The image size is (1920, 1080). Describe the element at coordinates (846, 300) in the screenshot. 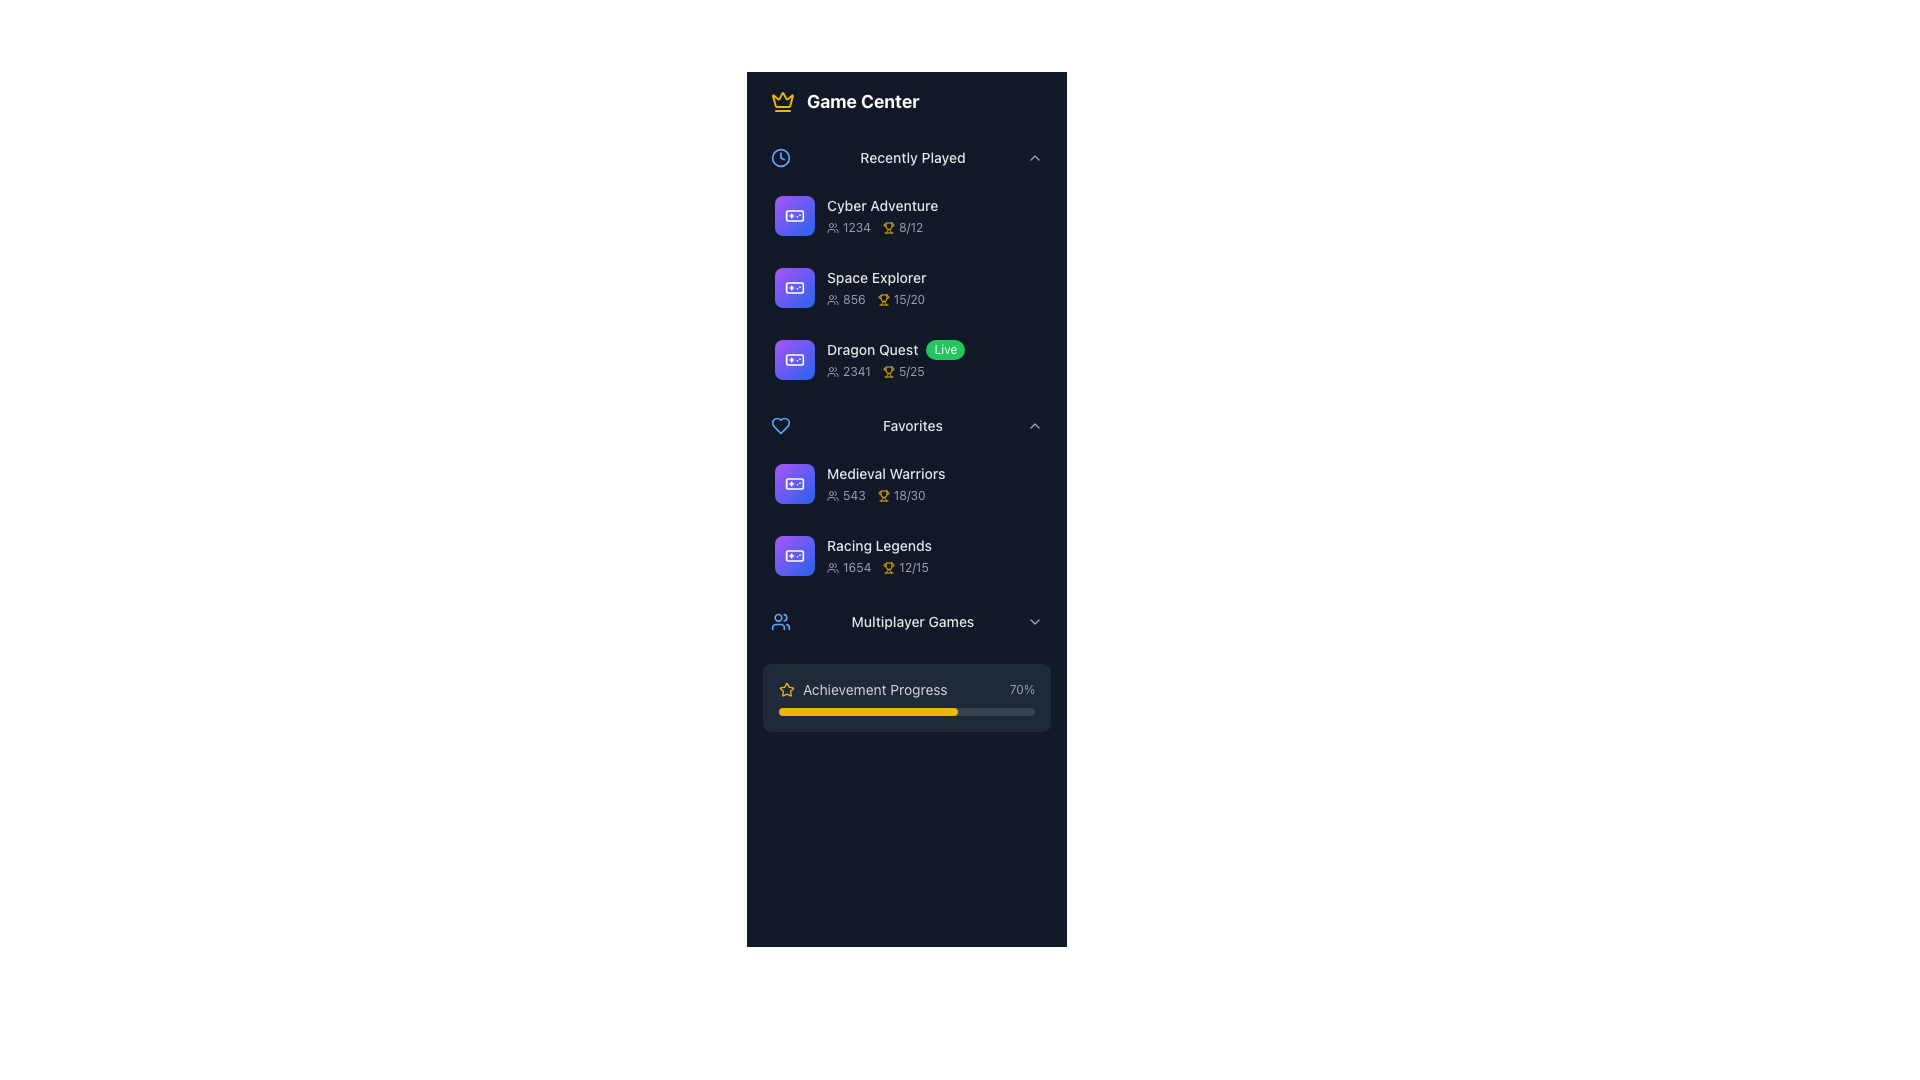

I see `the small textual indicator displaying the number '856', which is styled with small, gray text, located in the second item of the 'Recently Played' list, adjacent to a user icon` at that location.